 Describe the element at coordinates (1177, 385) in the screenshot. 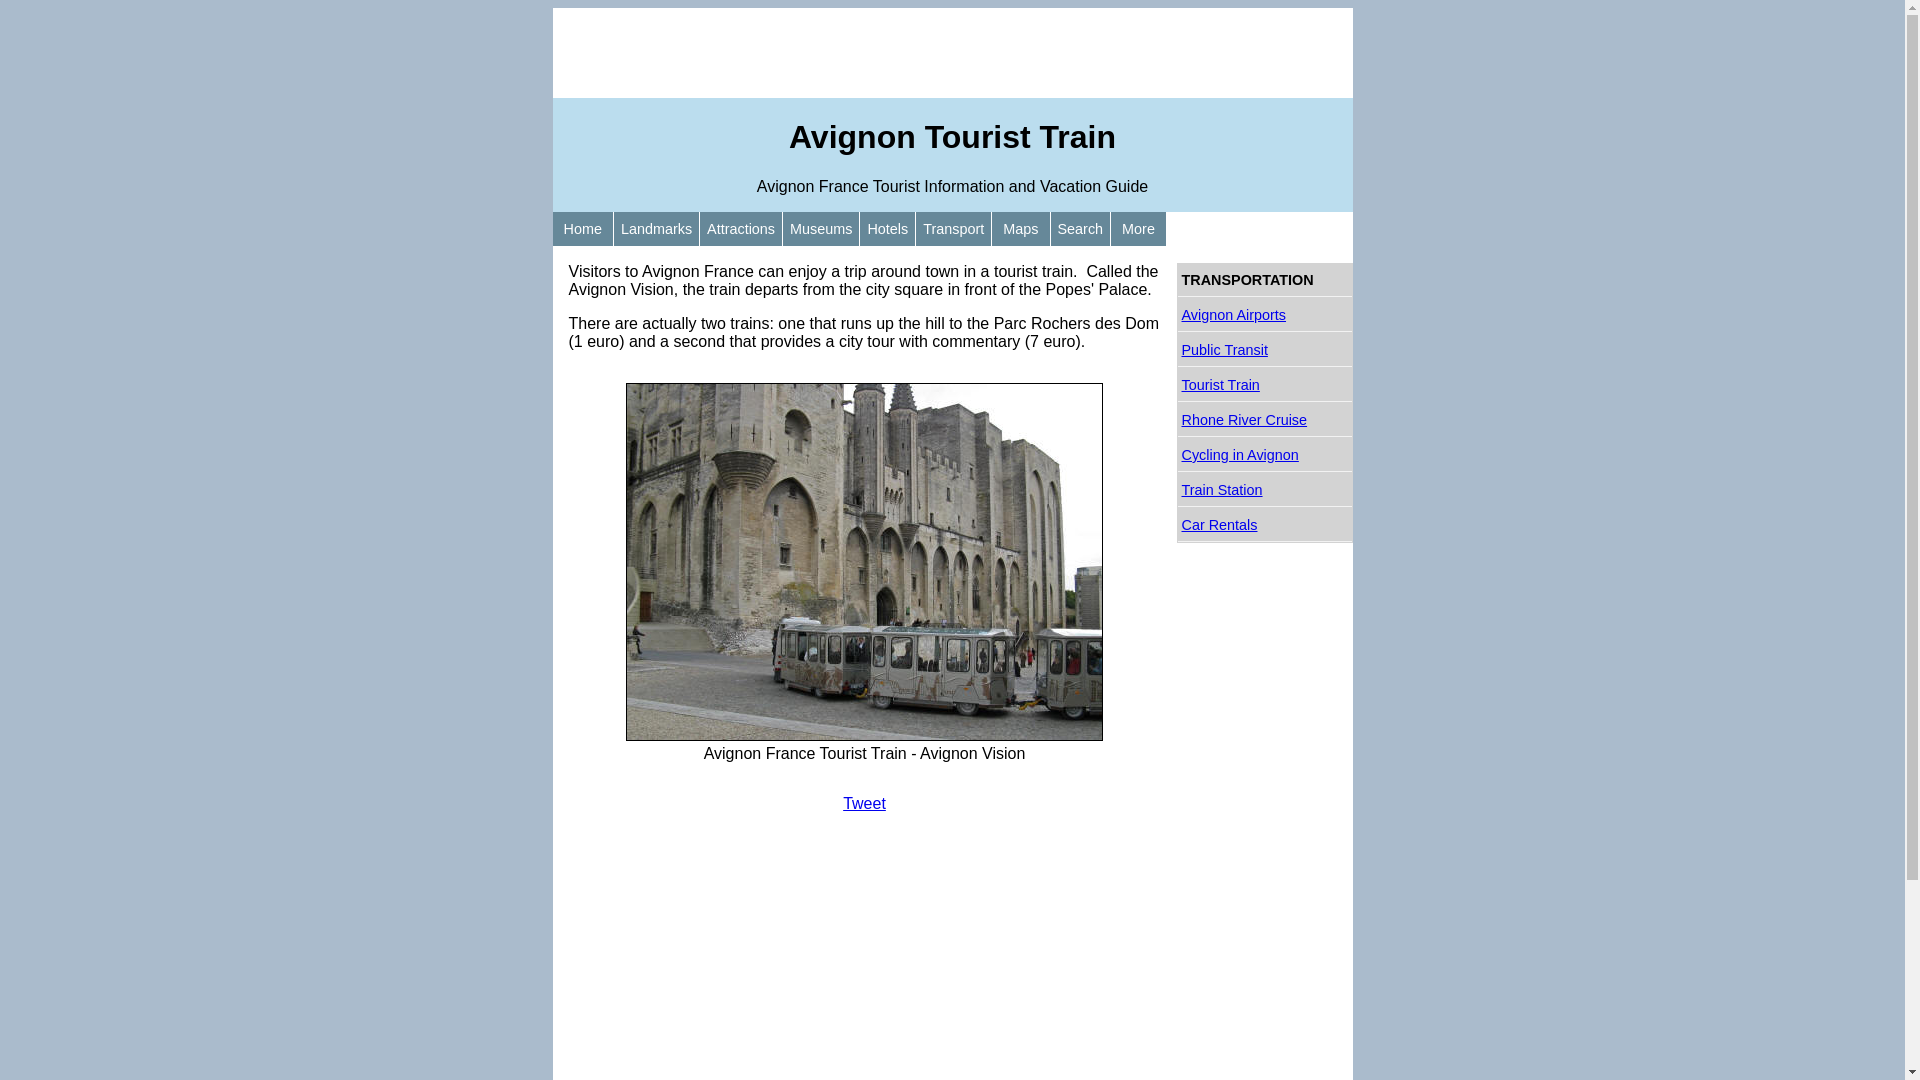

I see `'Tourist Train'` at that location.